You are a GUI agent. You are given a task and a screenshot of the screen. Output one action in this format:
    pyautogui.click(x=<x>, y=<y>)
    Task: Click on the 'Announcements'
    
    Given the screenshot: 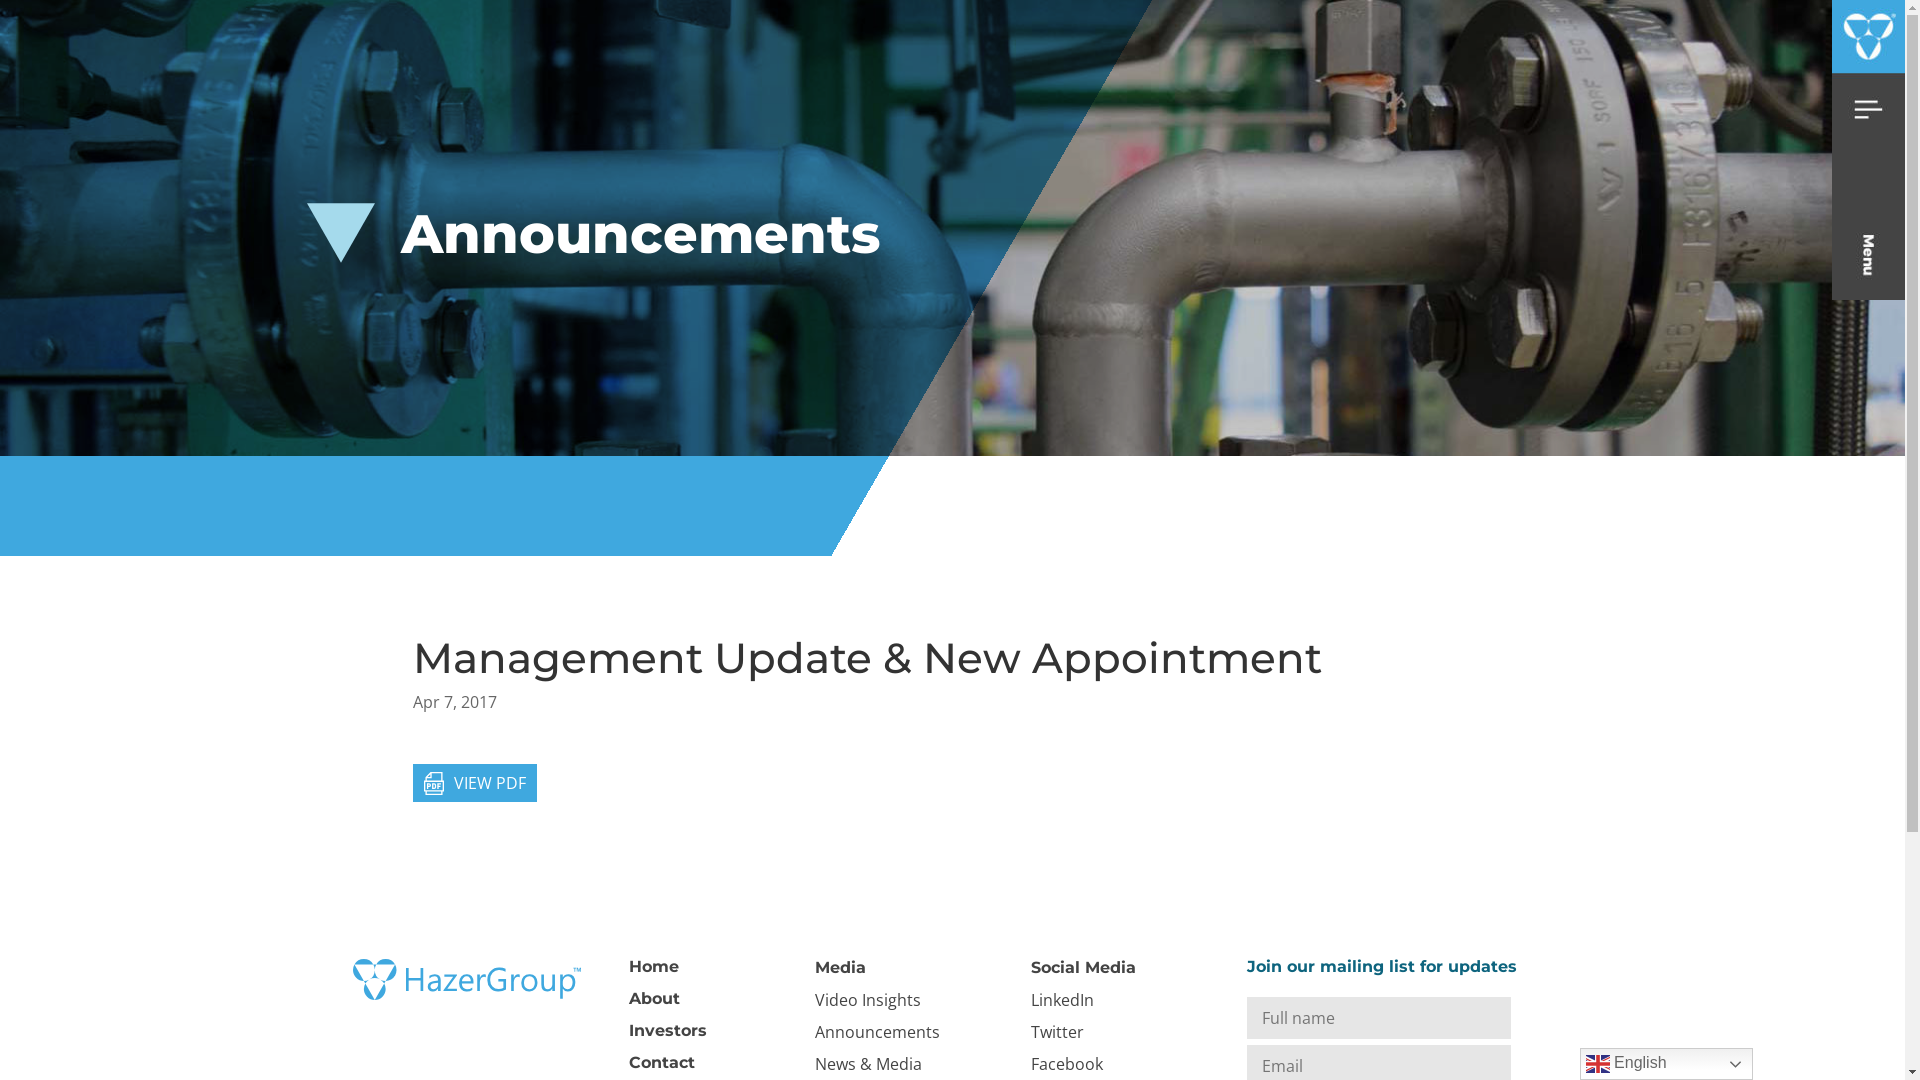 What is the action you would take?
    pyautogui.click(x=876, y=1032)
    